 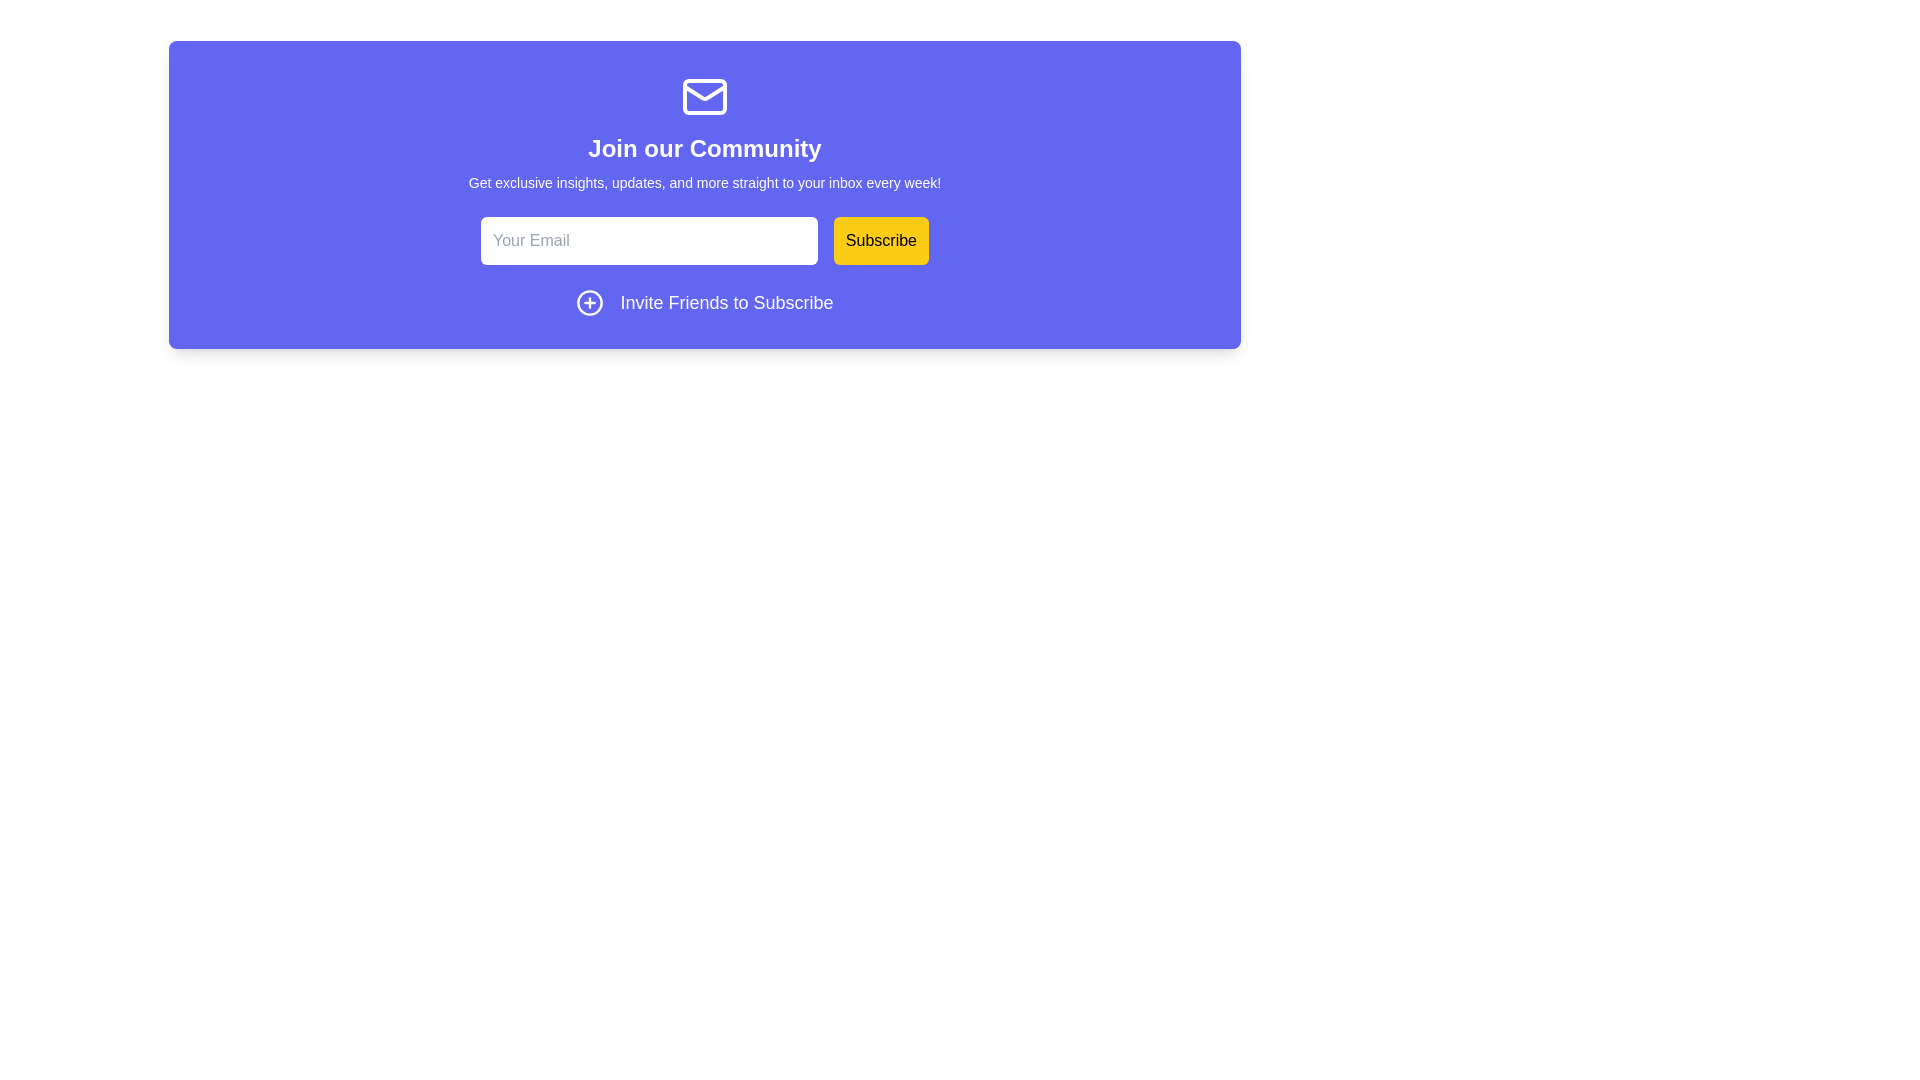 What do you see at coordinates (725, 303) in the screenshot?
I see `text label that encourages users to invite friends to subscribe, located below the email subscription input field and button` at bounding box center [725, 303].